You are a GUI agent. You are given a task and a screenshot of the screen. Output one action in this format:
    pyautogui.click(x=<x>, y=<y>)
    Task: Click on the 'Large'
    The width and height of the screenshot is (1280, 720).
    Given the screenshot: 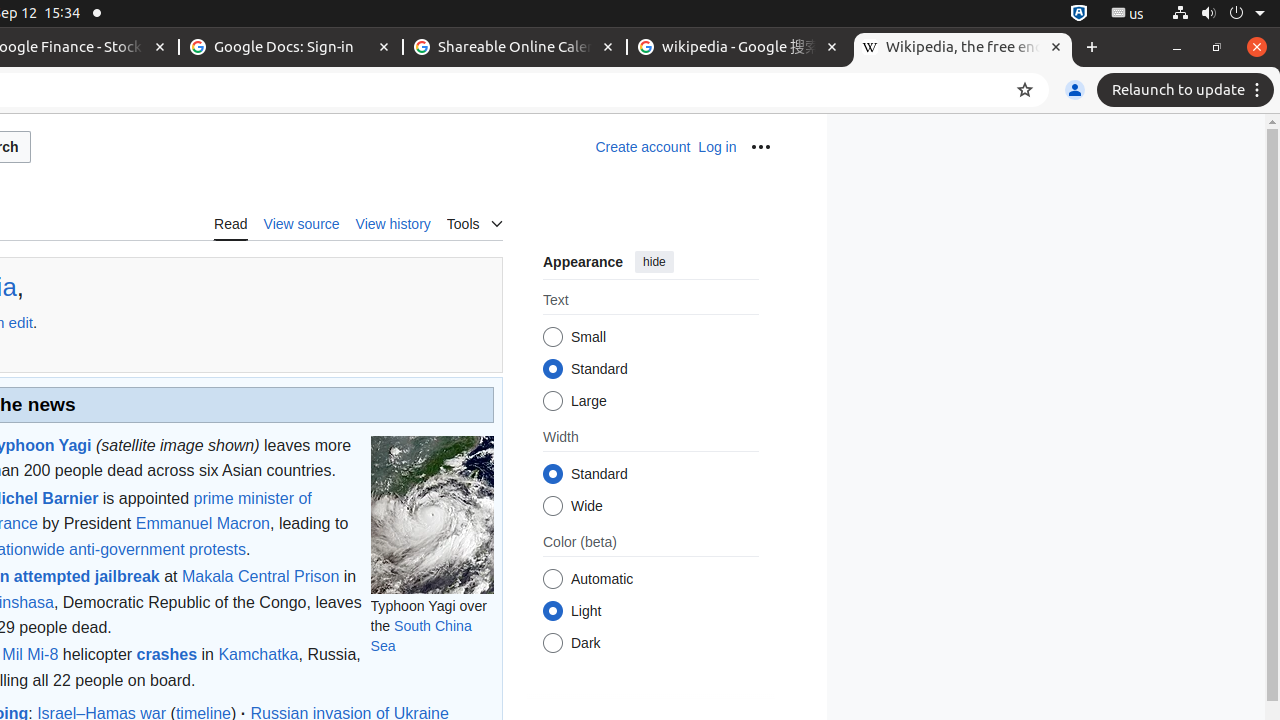 What is the action you would take?
    pyautogui.click(x=552, y=401)
    